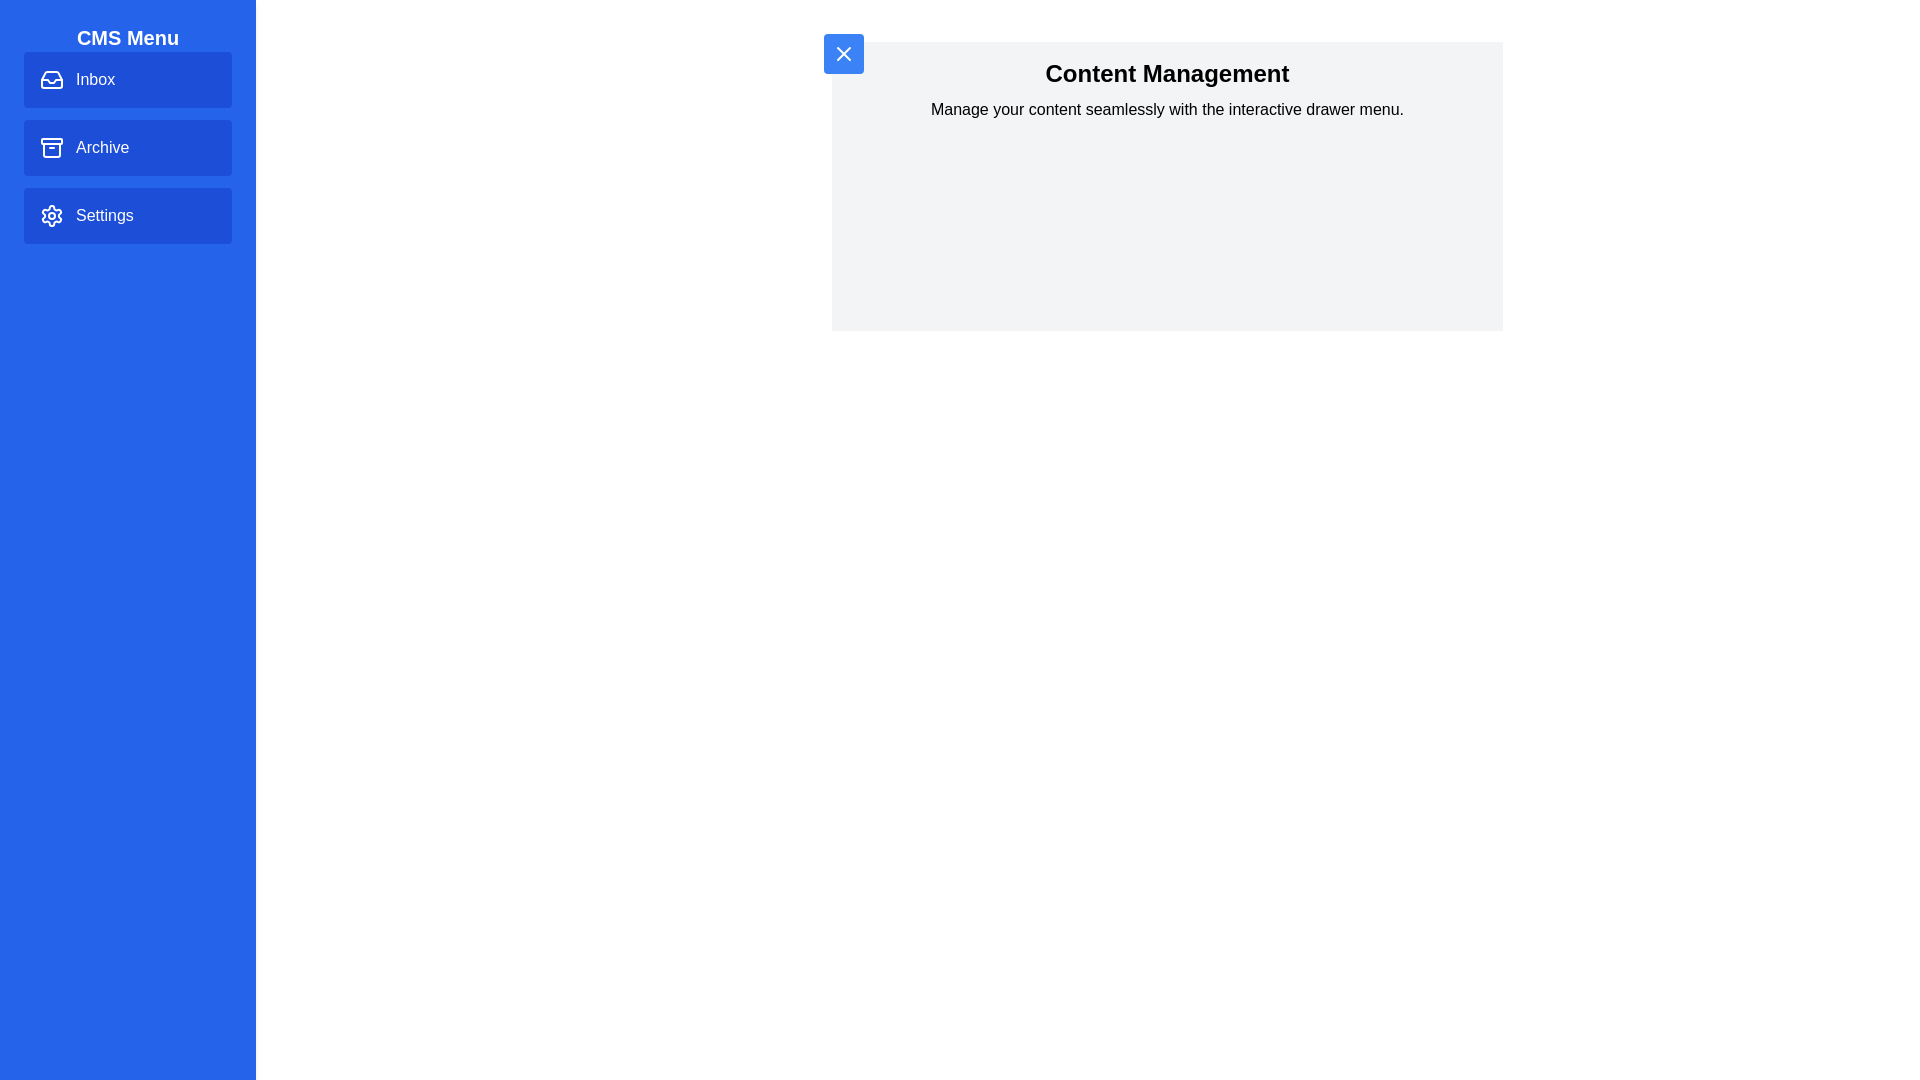  I want to click on the menu item Archive from the drawer, so click(127, 146).